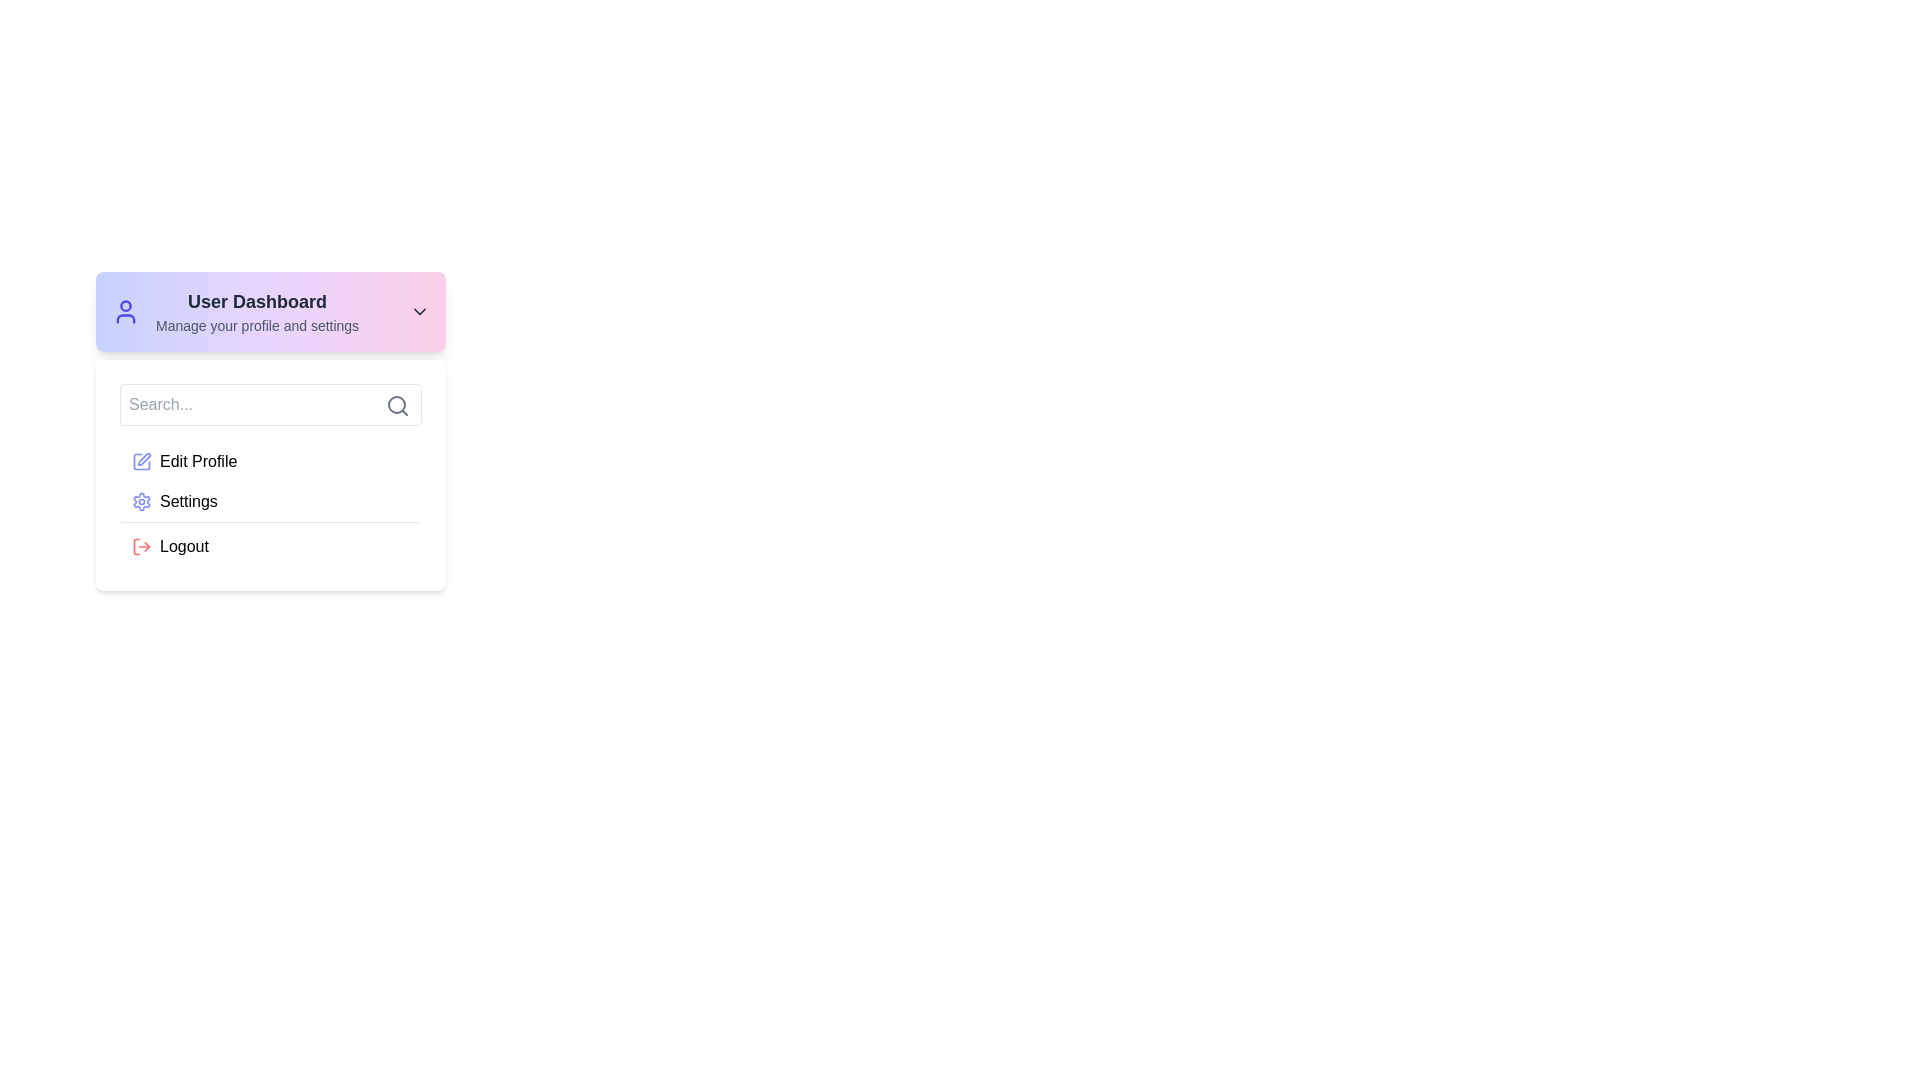 The height and width of the screenshot is (1080, 1920). What do you see at coordinates (269, 312) in the screenshot?
I see `the Dropdown Header located at the top left of the dashboard` at bounding box center [269, 312].